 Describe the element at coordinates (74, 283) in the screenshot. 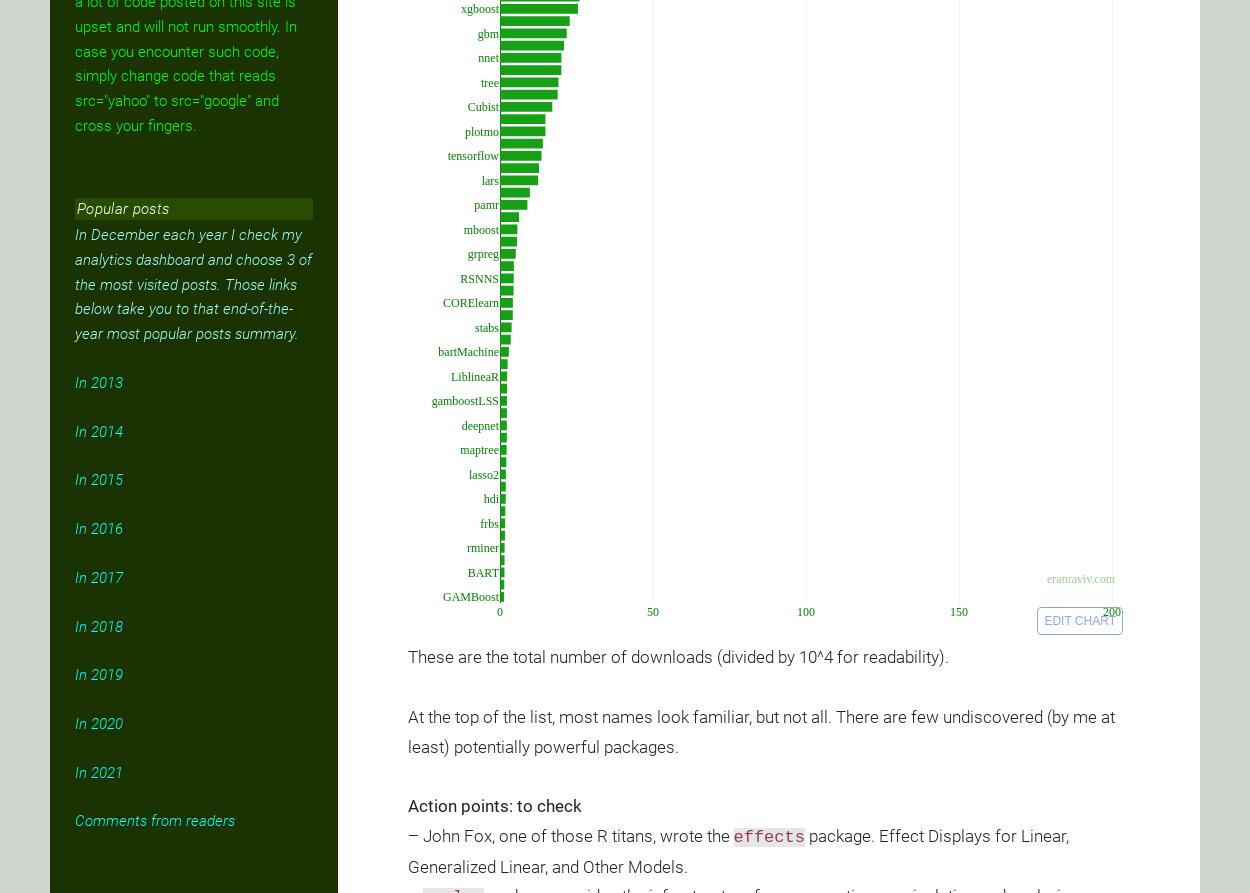

I see `'In December each year I check my analytics dashboard and choose 3 of the most visited posts. Those links below take you to that end-of-the-year most popular posts summary.'` at that location.